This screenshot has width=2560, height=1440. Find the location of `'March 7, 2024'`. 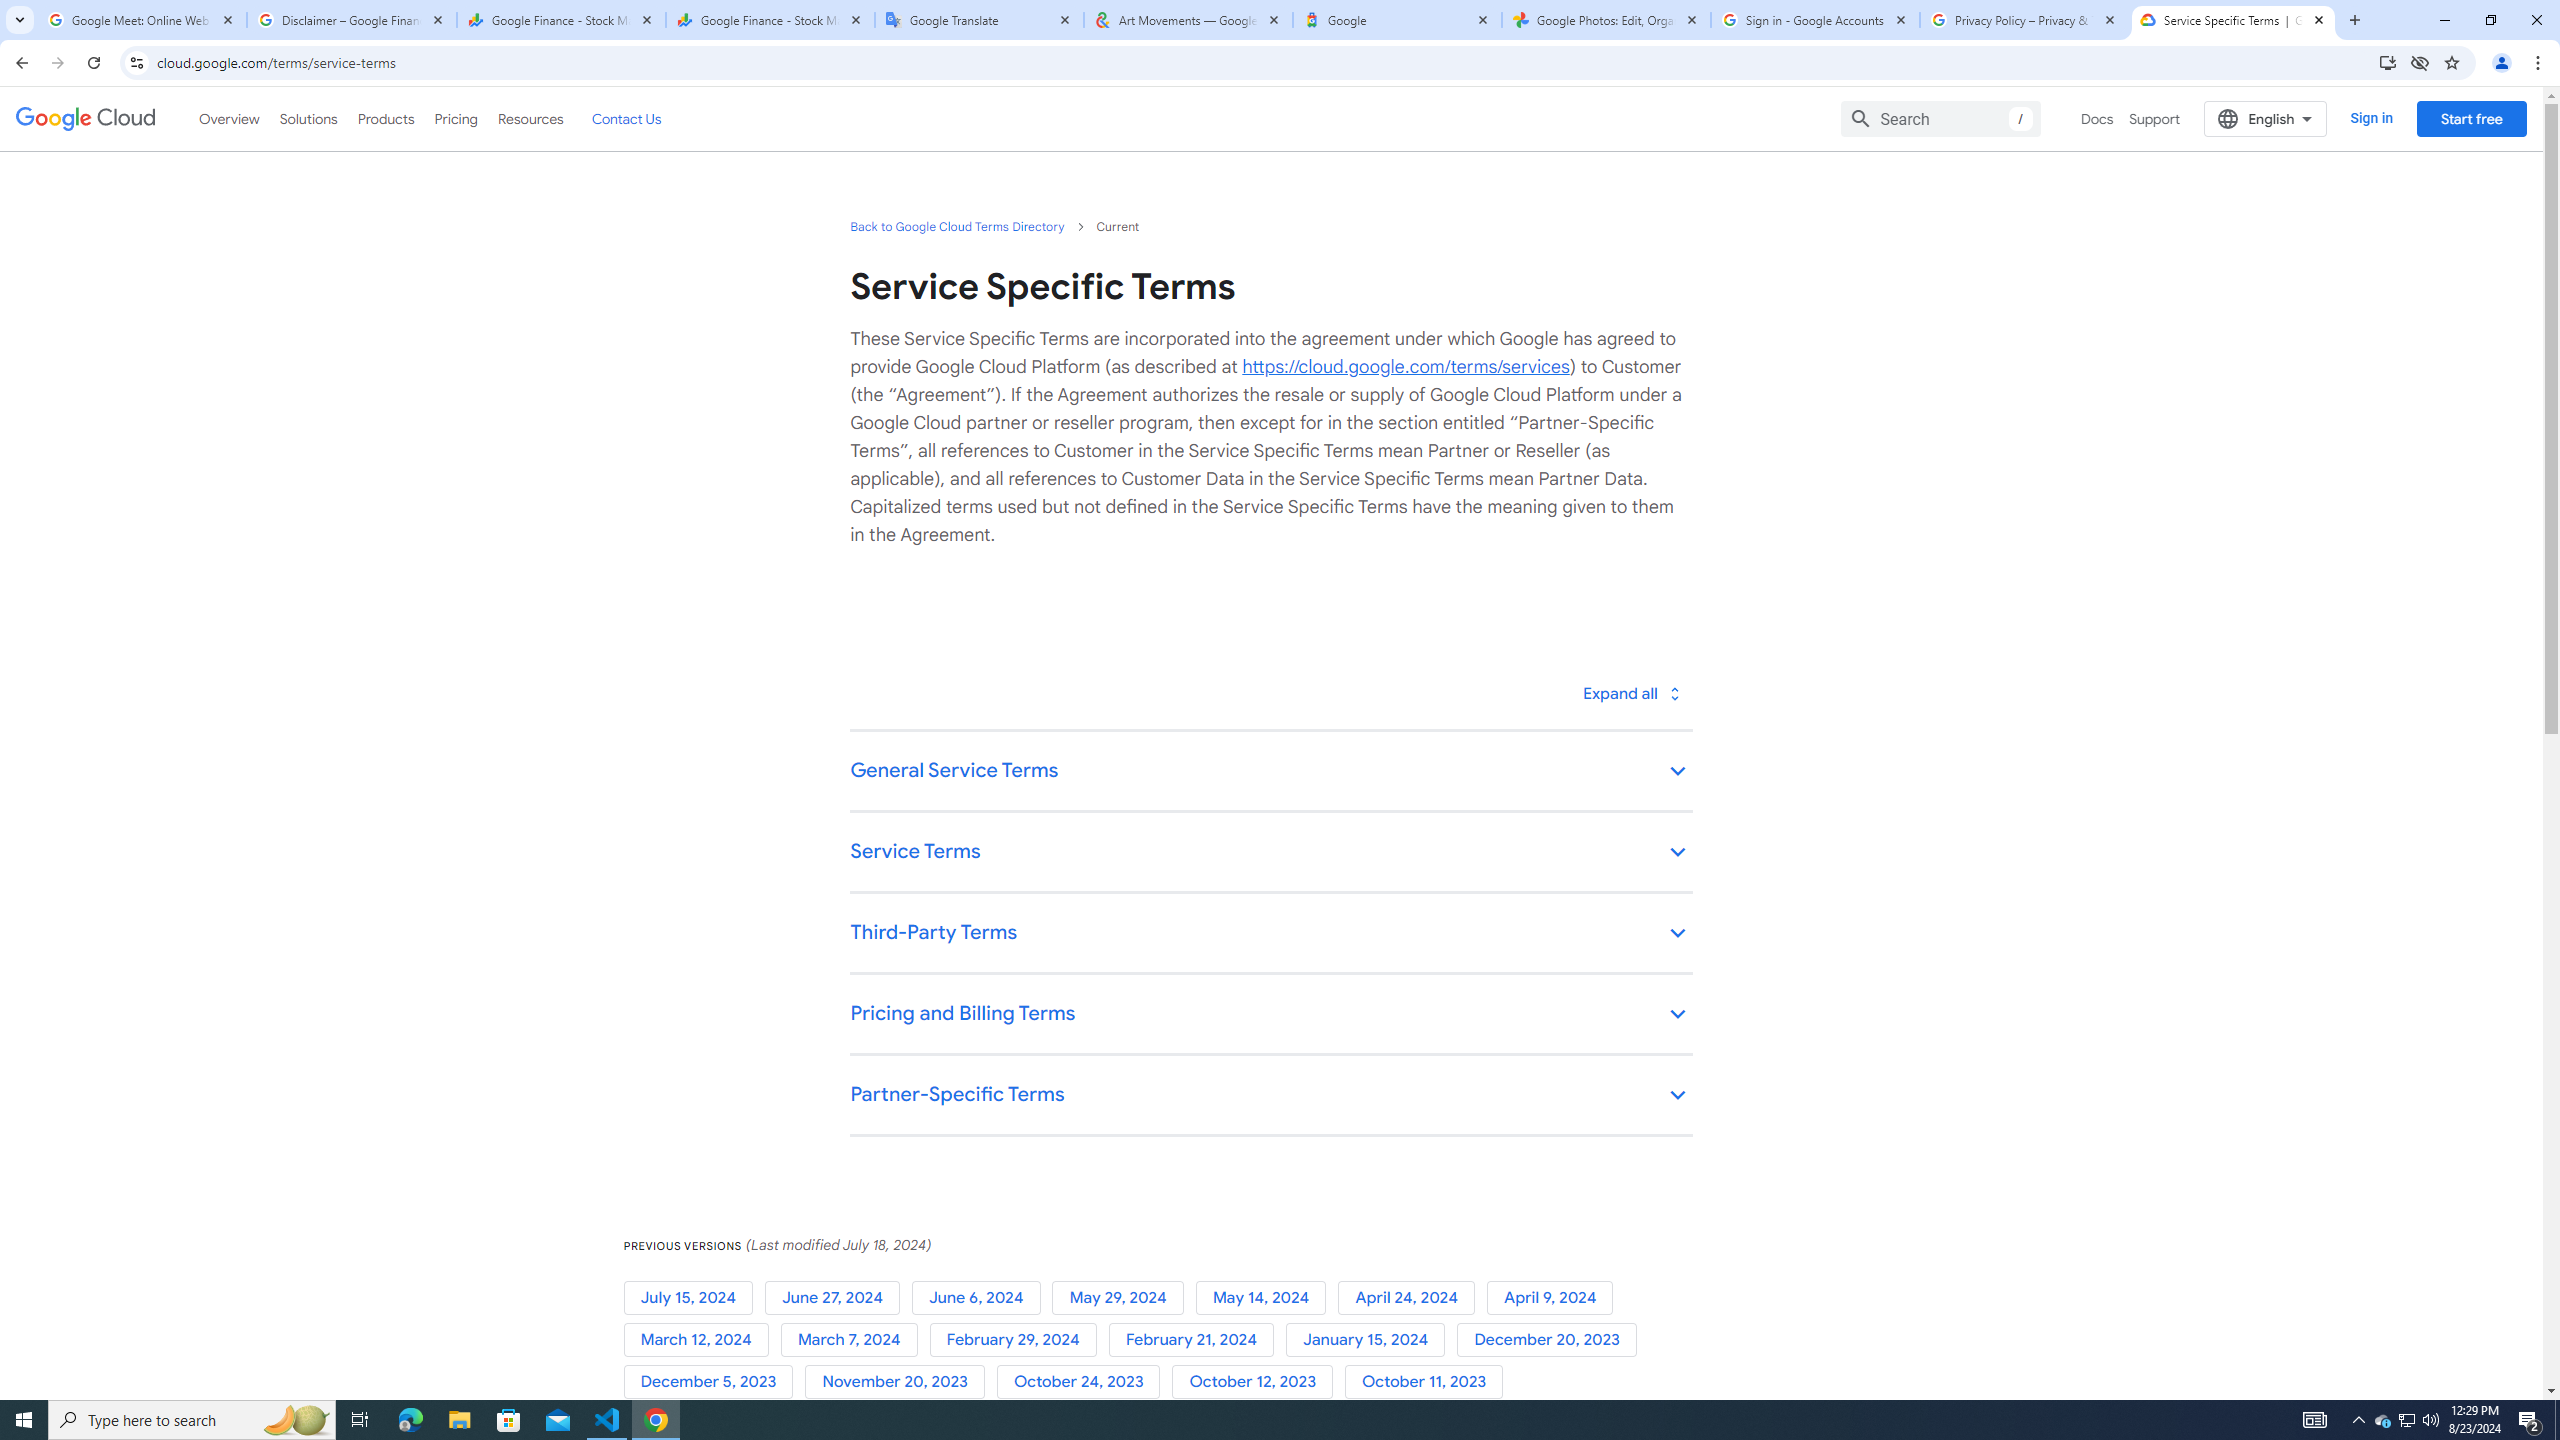

'March 7, 2024' is located at coordinates (855, 1338).